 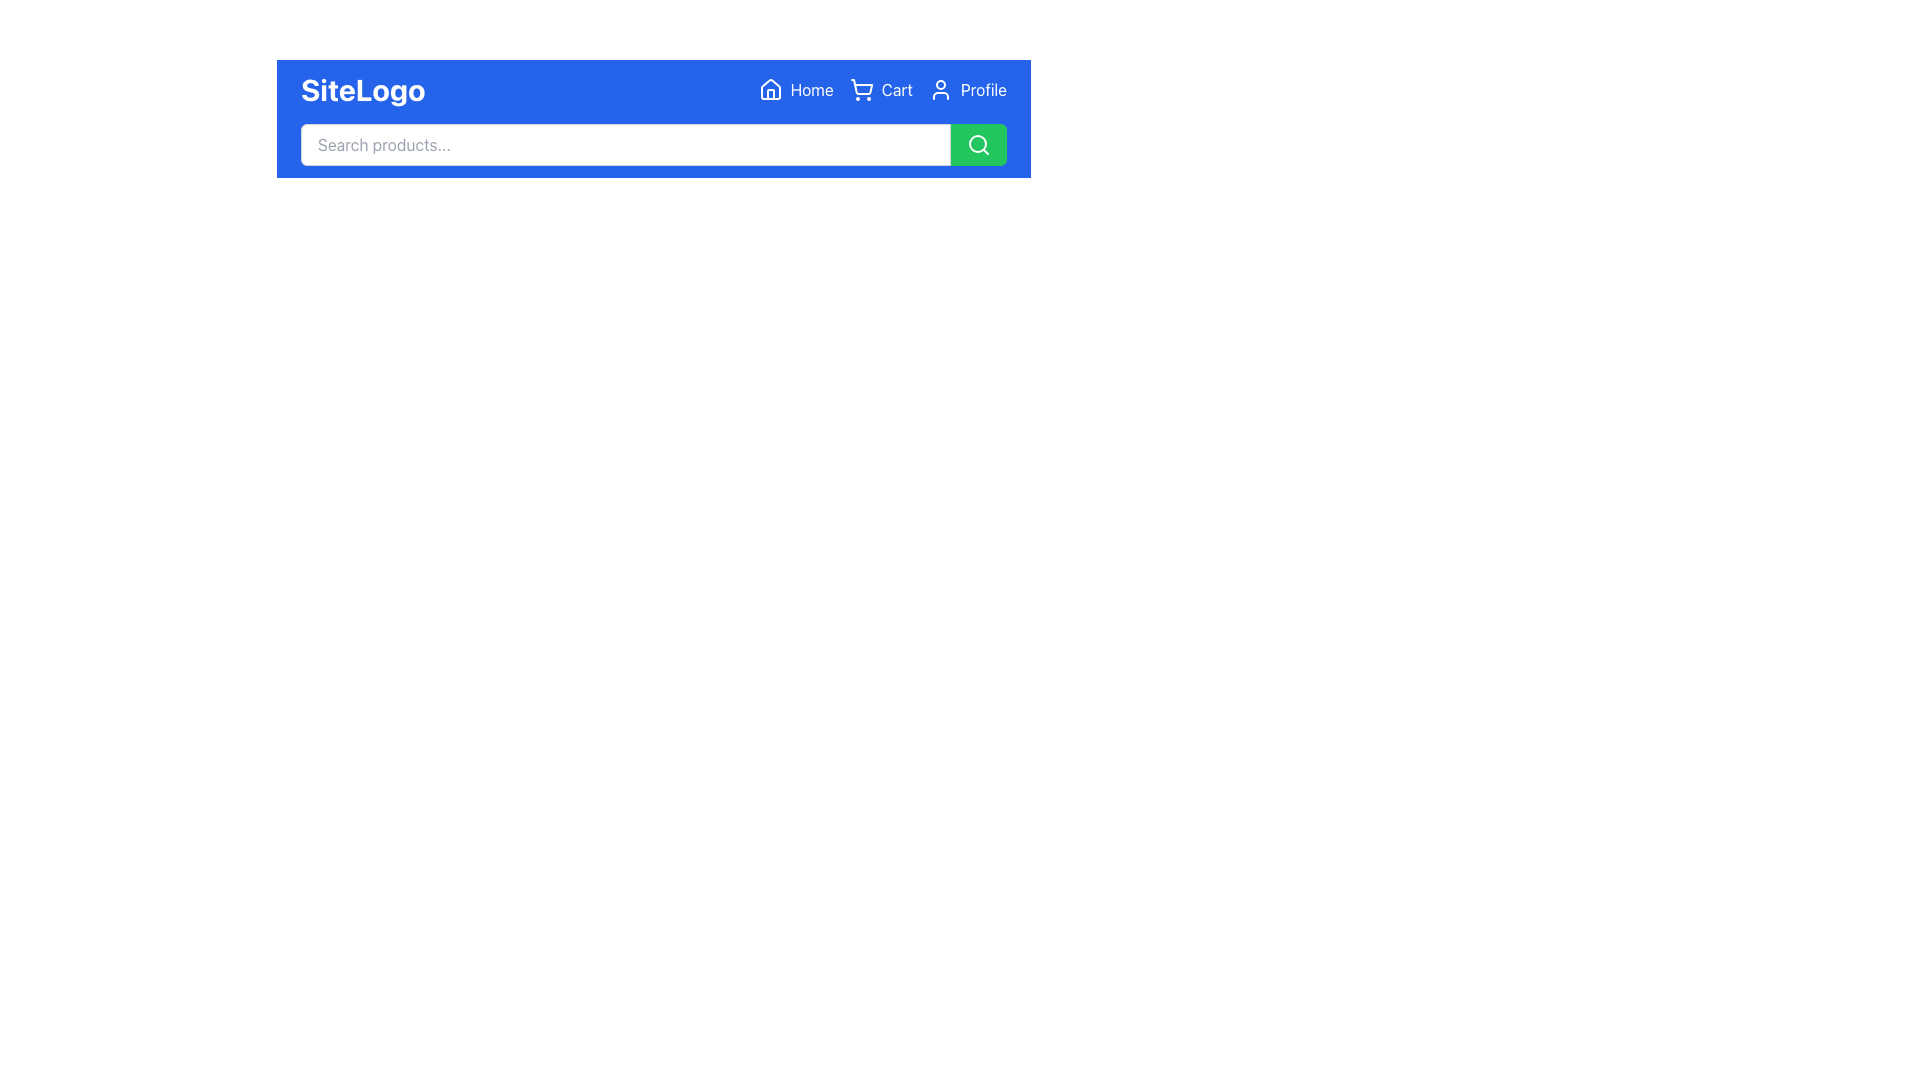 What do you see at coordinates (979, 144) in the screenshot?
I see `the search icon located in the top-right section of the rectangular green button` at bounding box center [979, 144].